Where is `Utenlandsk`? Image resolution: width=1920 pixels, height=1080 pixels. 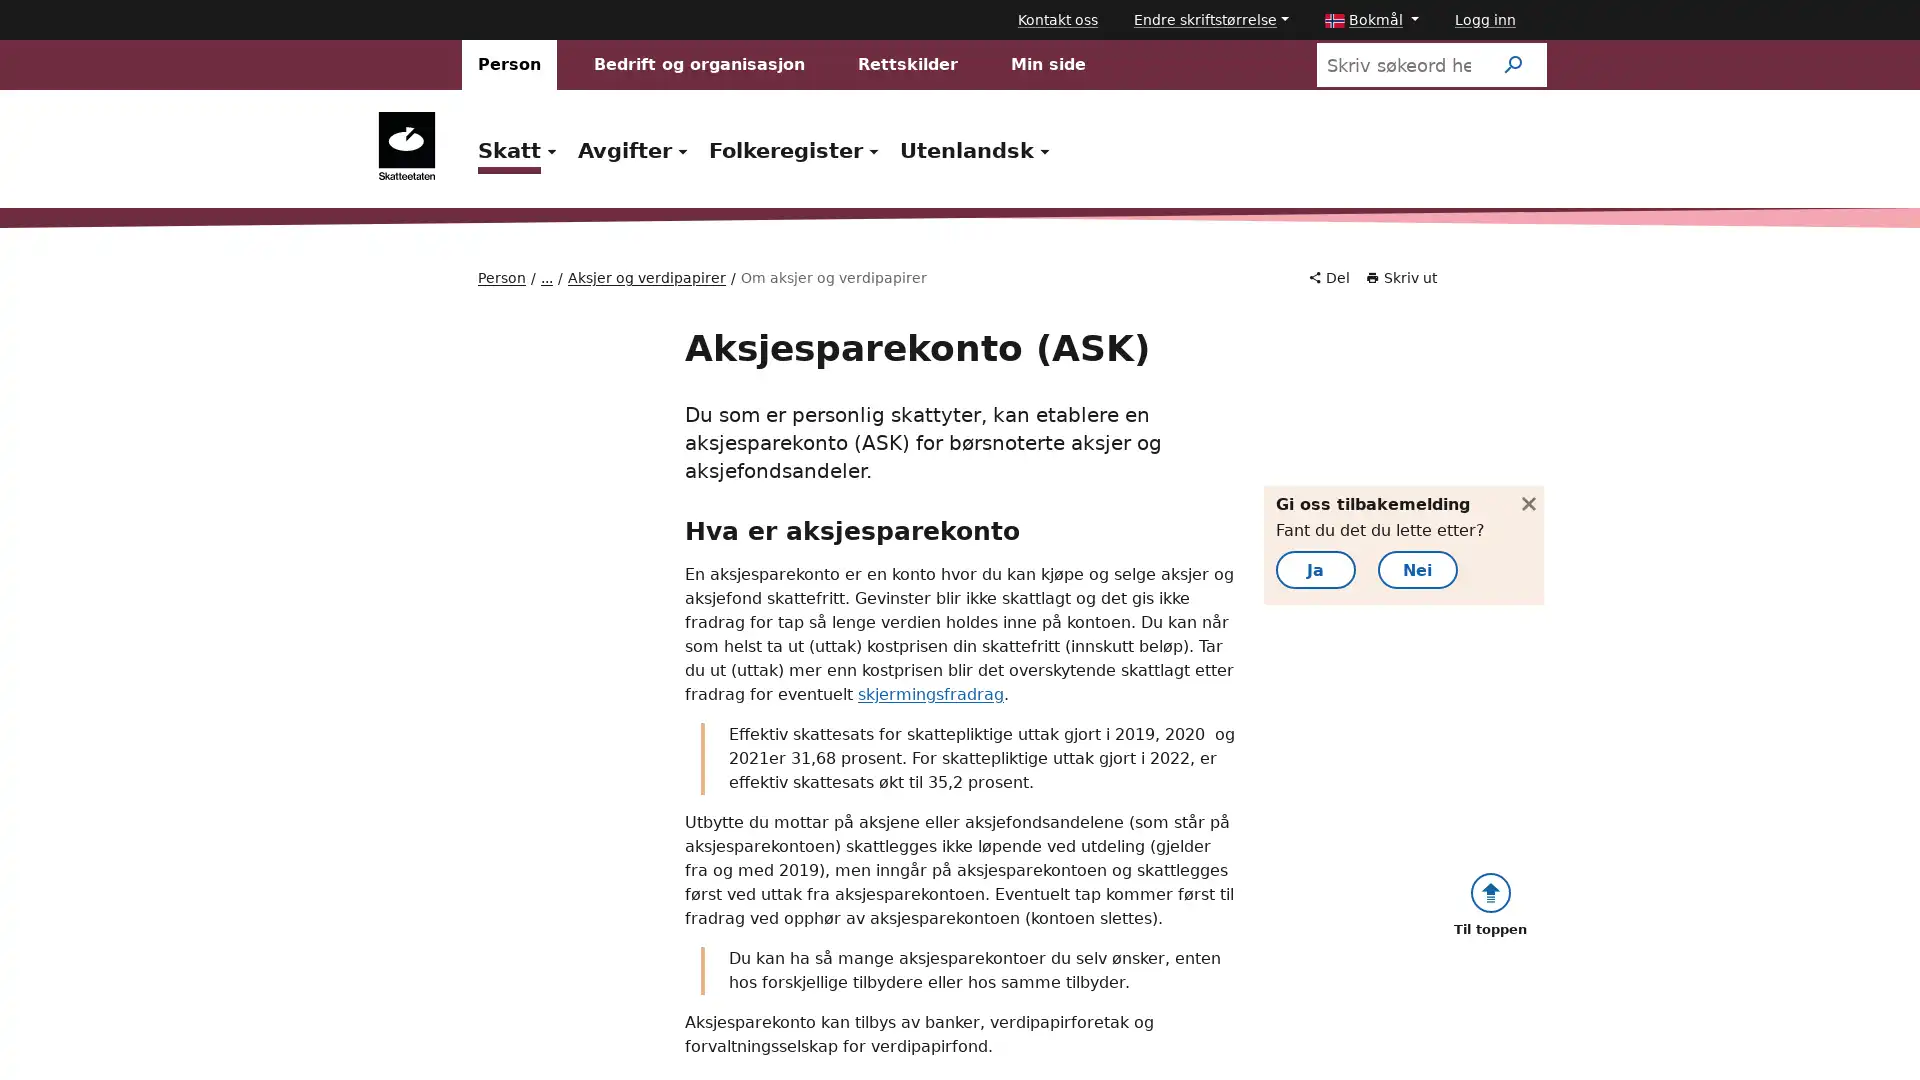 Utenlandsk is located at coordinates (978, 149).